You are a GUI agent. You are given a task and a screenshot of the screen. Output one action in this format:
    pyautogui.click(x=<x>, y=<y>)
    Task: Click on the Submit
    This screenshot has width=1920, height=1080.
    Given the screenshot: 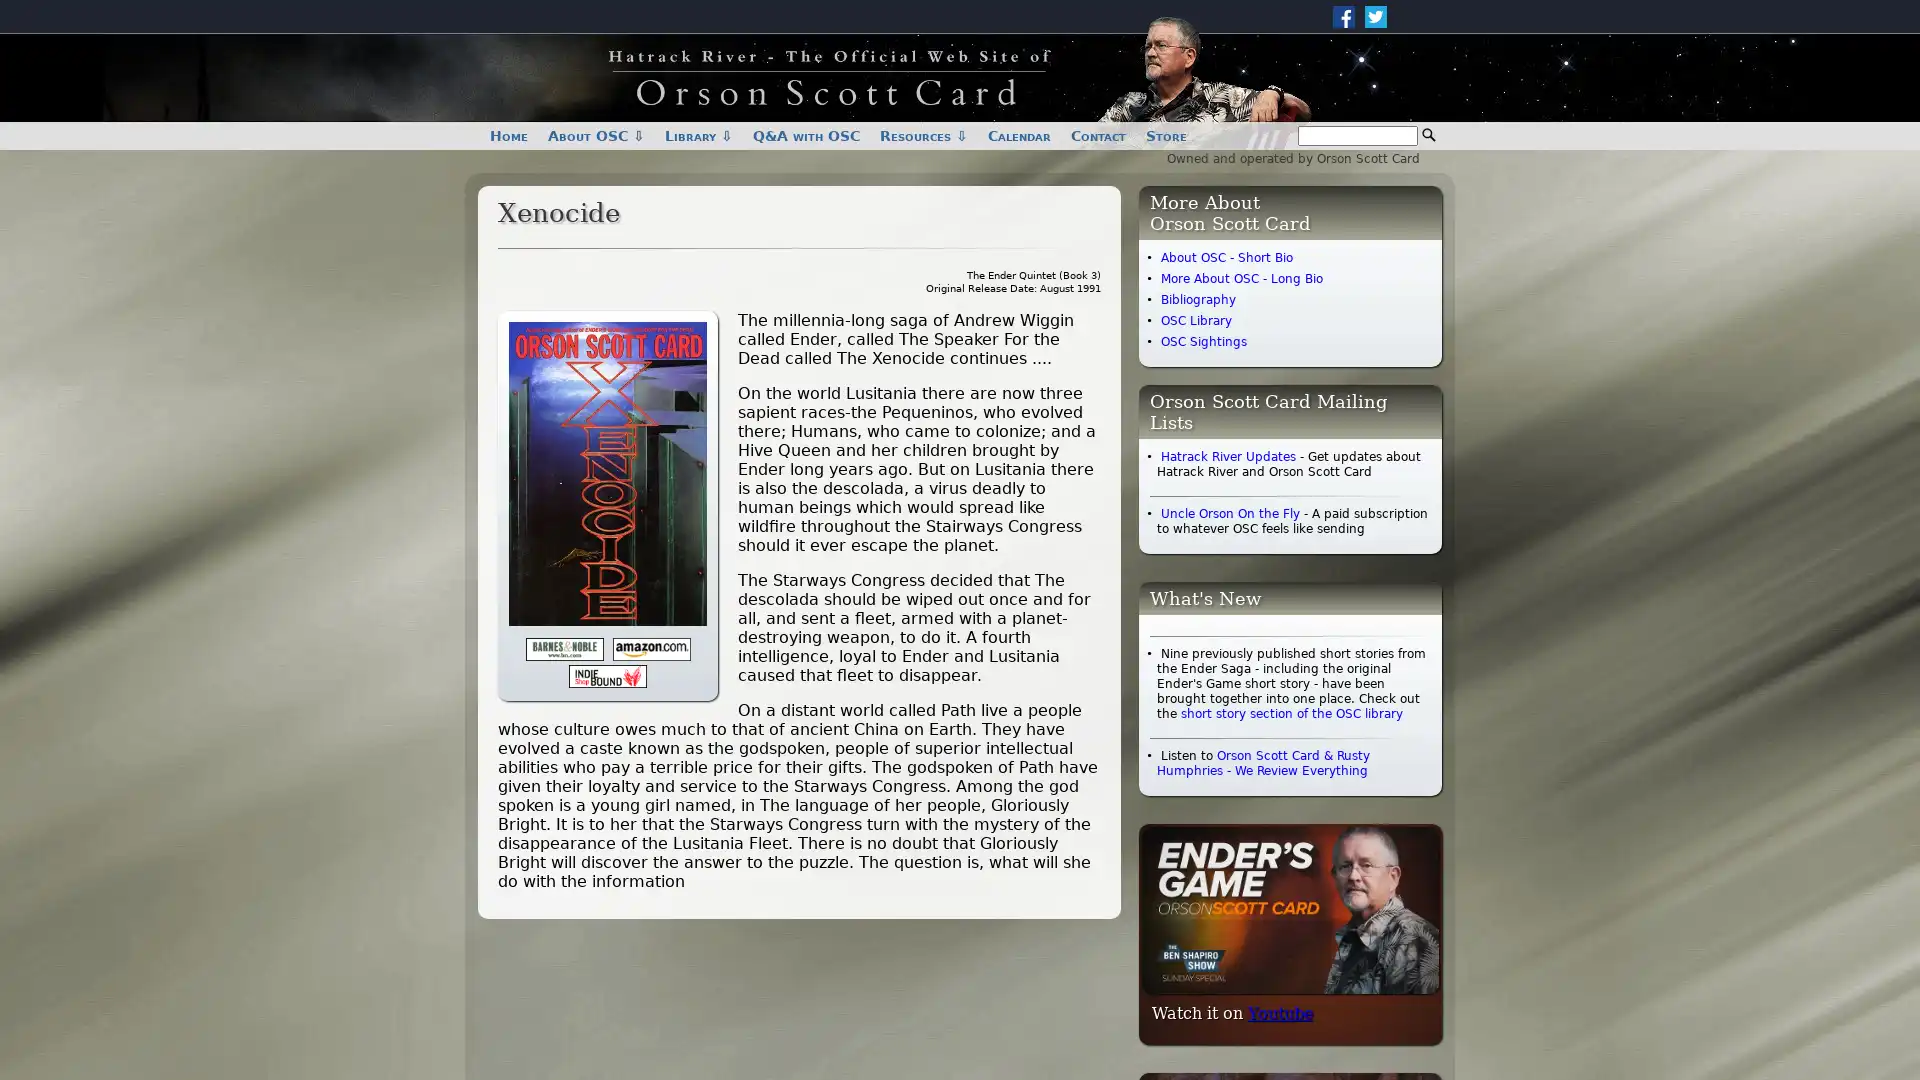 What is the action you would take?
    pyautogui.click(x=1428, y=135)
    